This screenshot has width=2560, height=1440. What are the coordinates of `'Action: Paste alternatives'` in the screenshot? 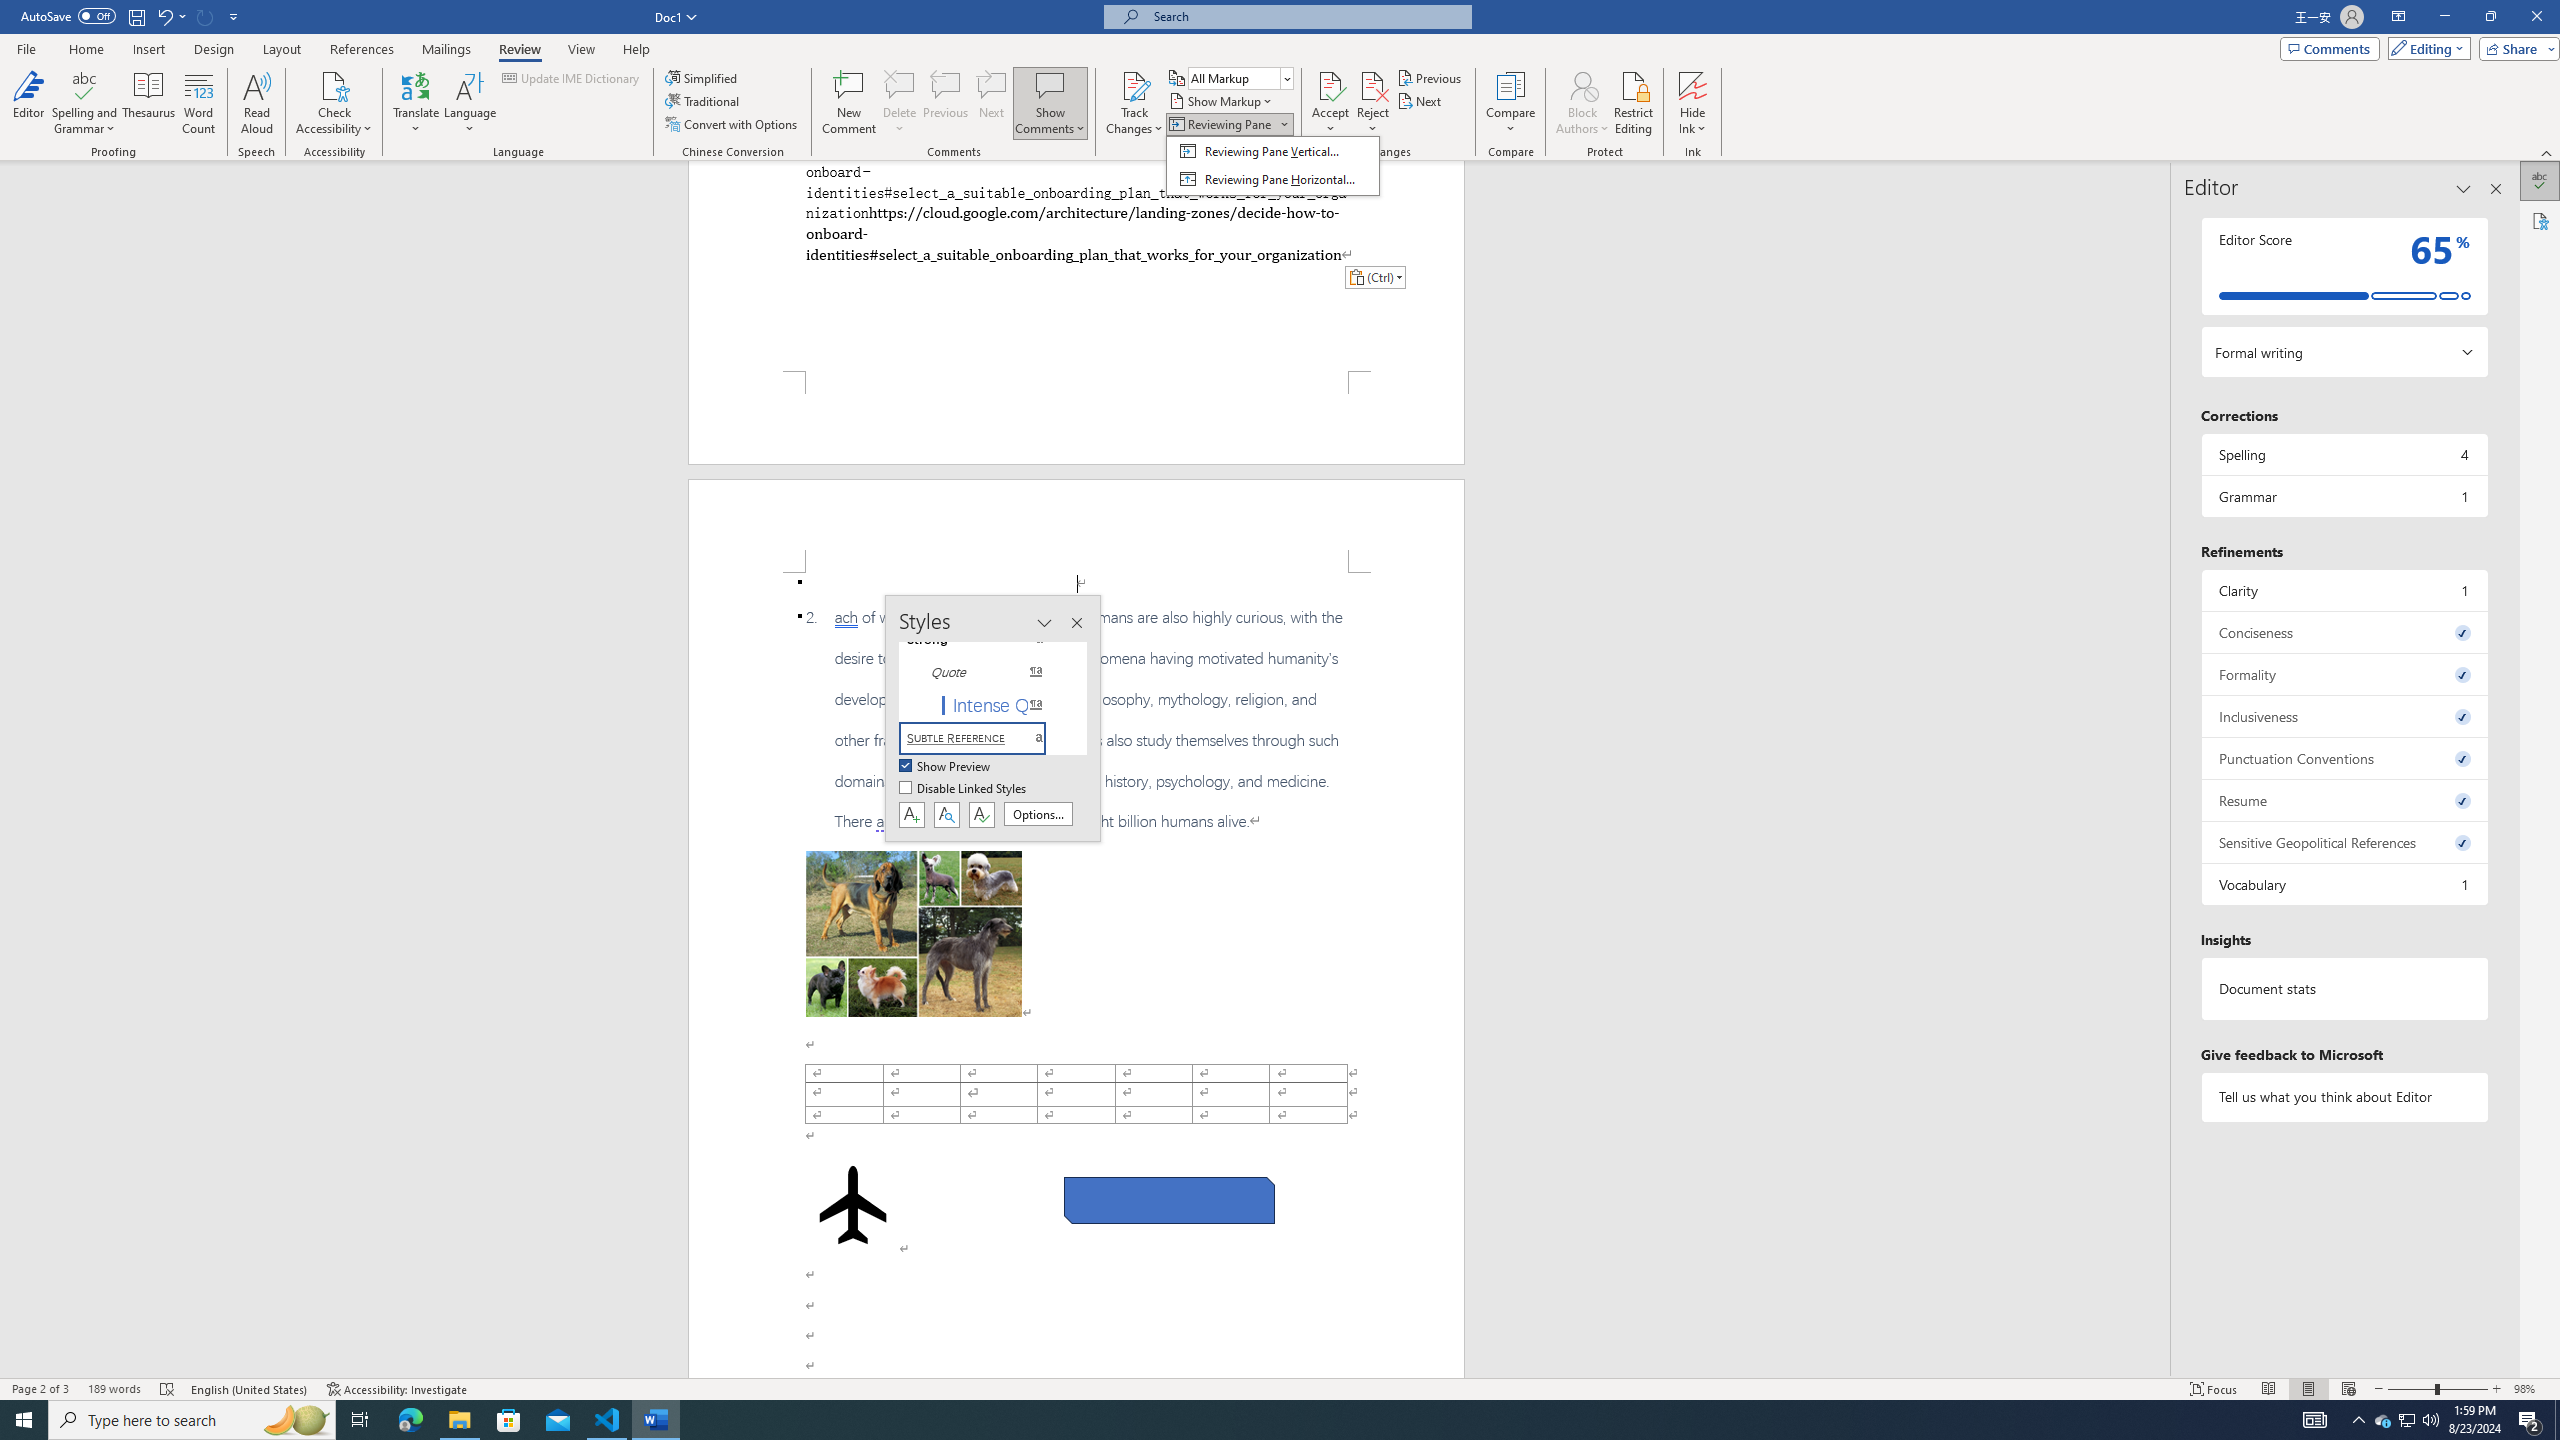 It's located at (1373, 276).